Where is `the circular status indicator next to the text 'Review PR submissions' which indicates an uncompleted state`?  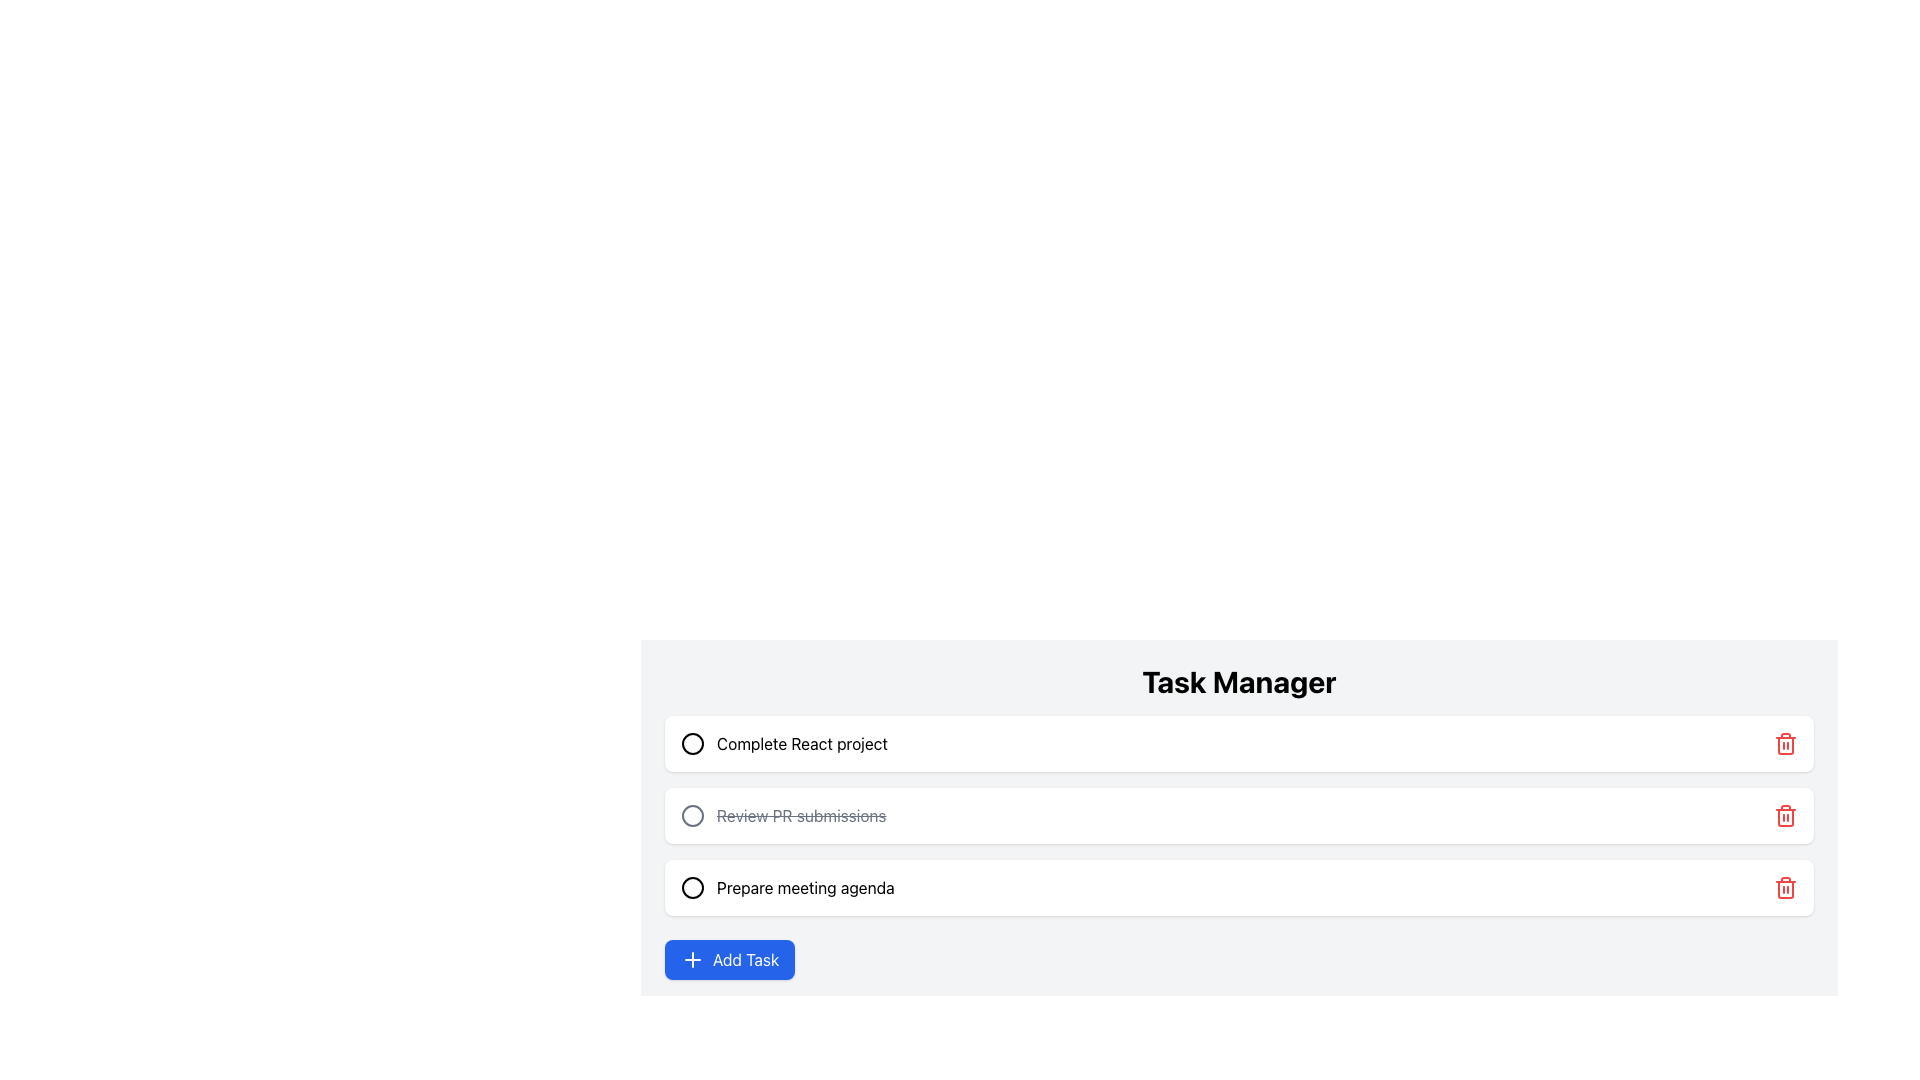 the circular status indicator next to the text 'Review PR submissions' which indicates an uncompleted state is located at coordinates (692, 816).